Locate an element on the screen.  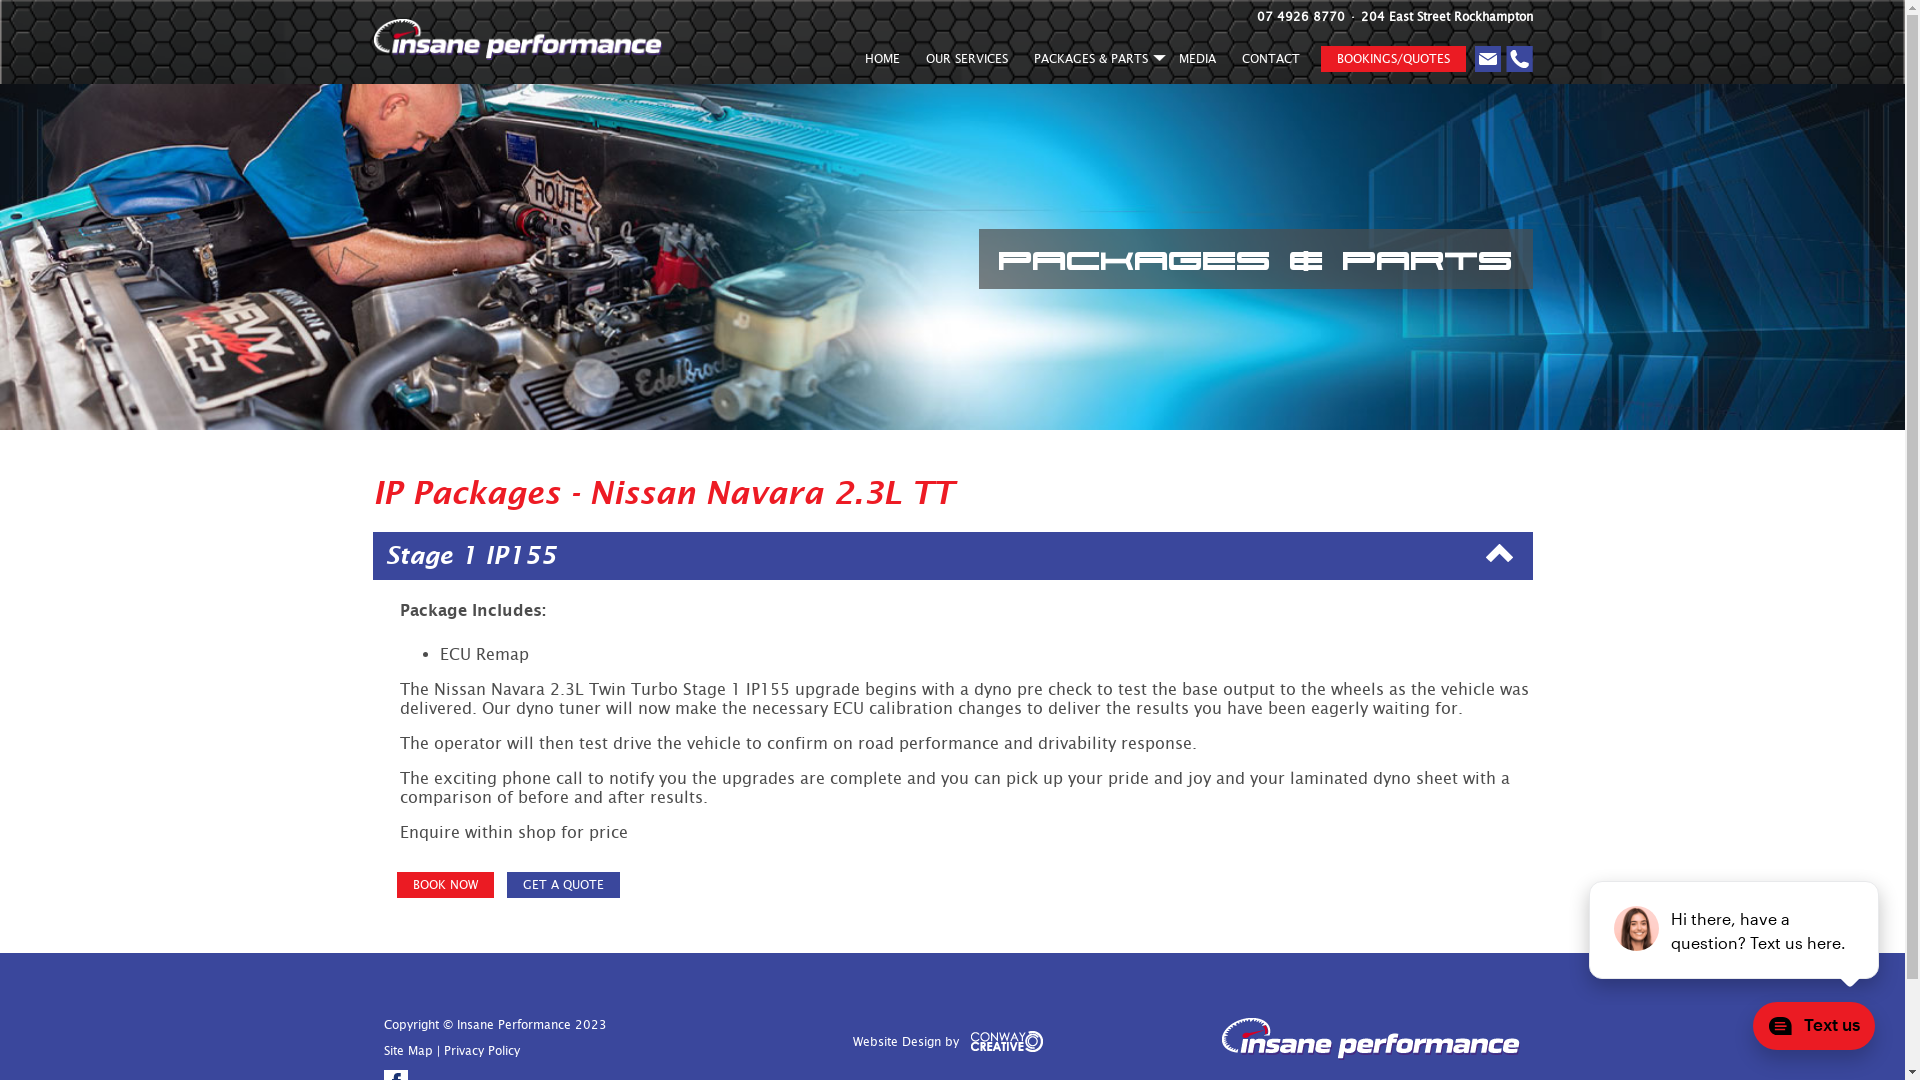
'HOME' is located at coordinates (881, 61).